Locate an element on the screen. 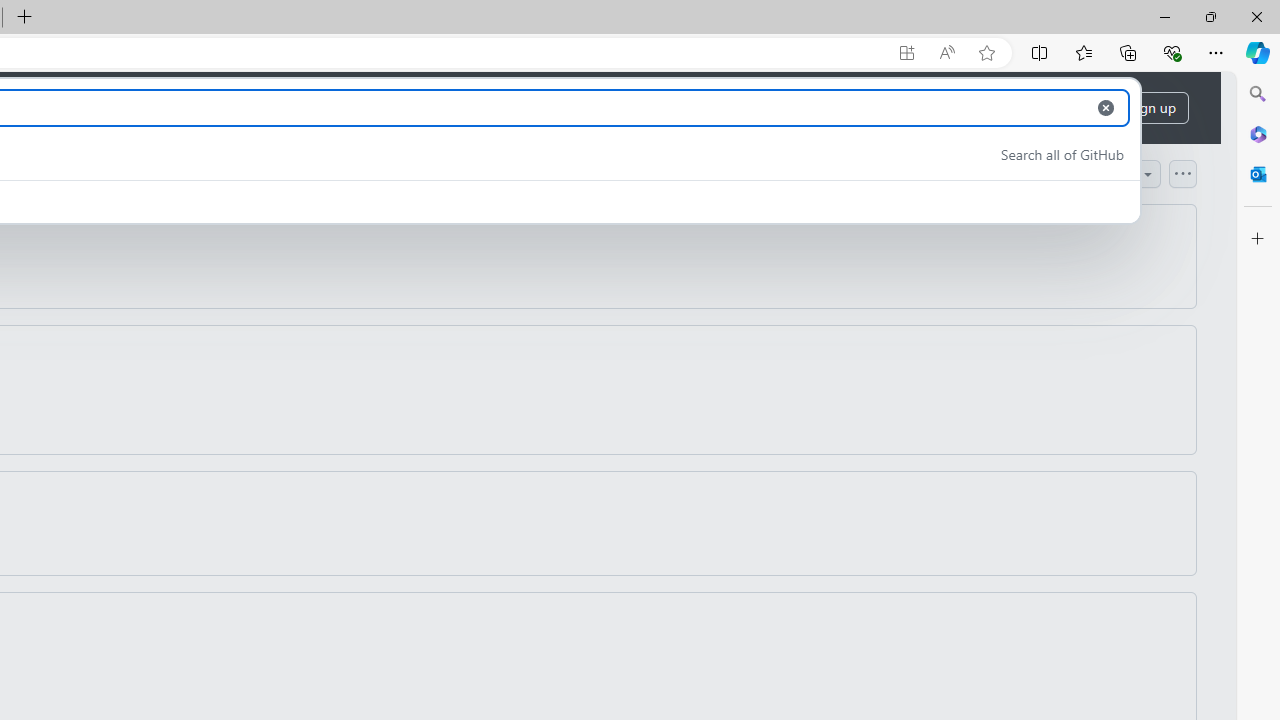 The height and width of the screenshot is (720, 1280). 'Sign up' is located at coordinates (1152, 108).